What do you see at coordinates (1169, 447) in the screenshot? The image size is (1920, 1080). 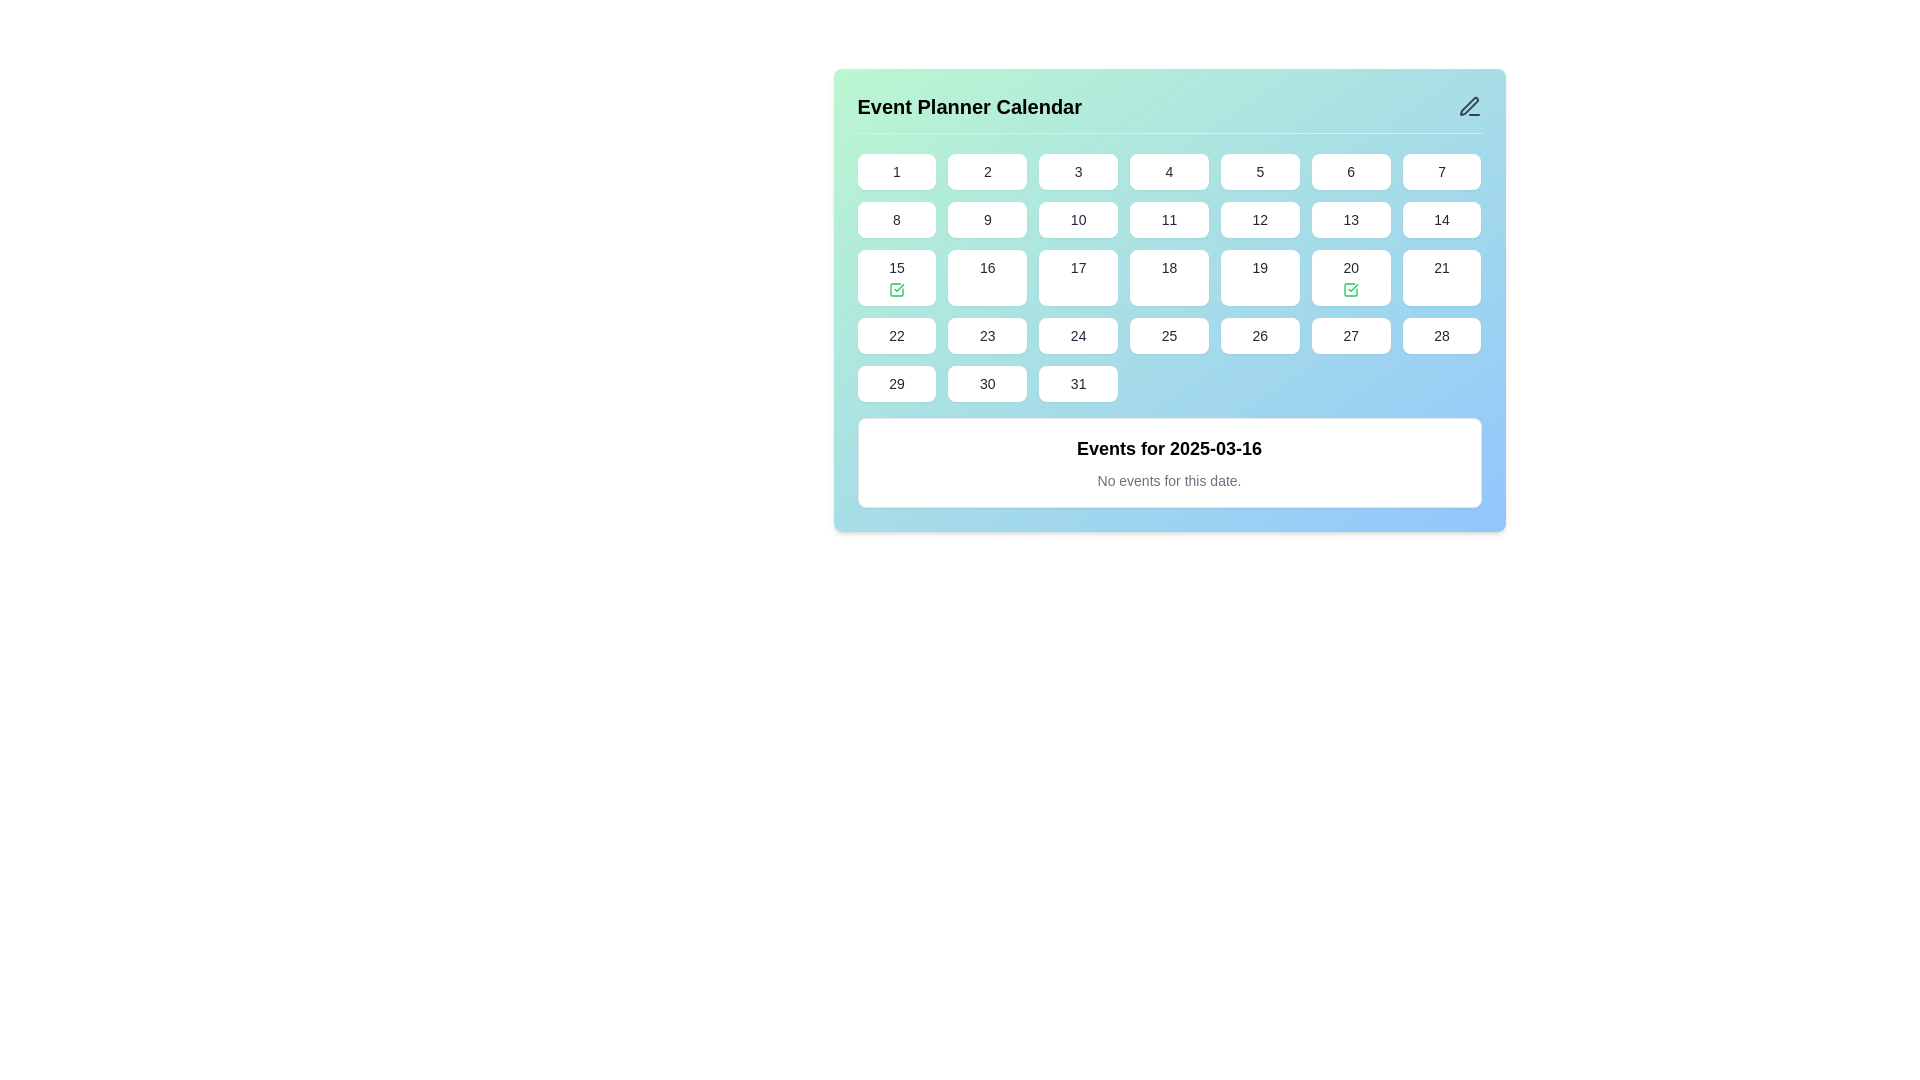 I see `the text label that displays the title or identifier for the events on the specified date, which is located above the 'No events for this date.' message within a bordered white rectangular box` at bounding box center [1169, 447].